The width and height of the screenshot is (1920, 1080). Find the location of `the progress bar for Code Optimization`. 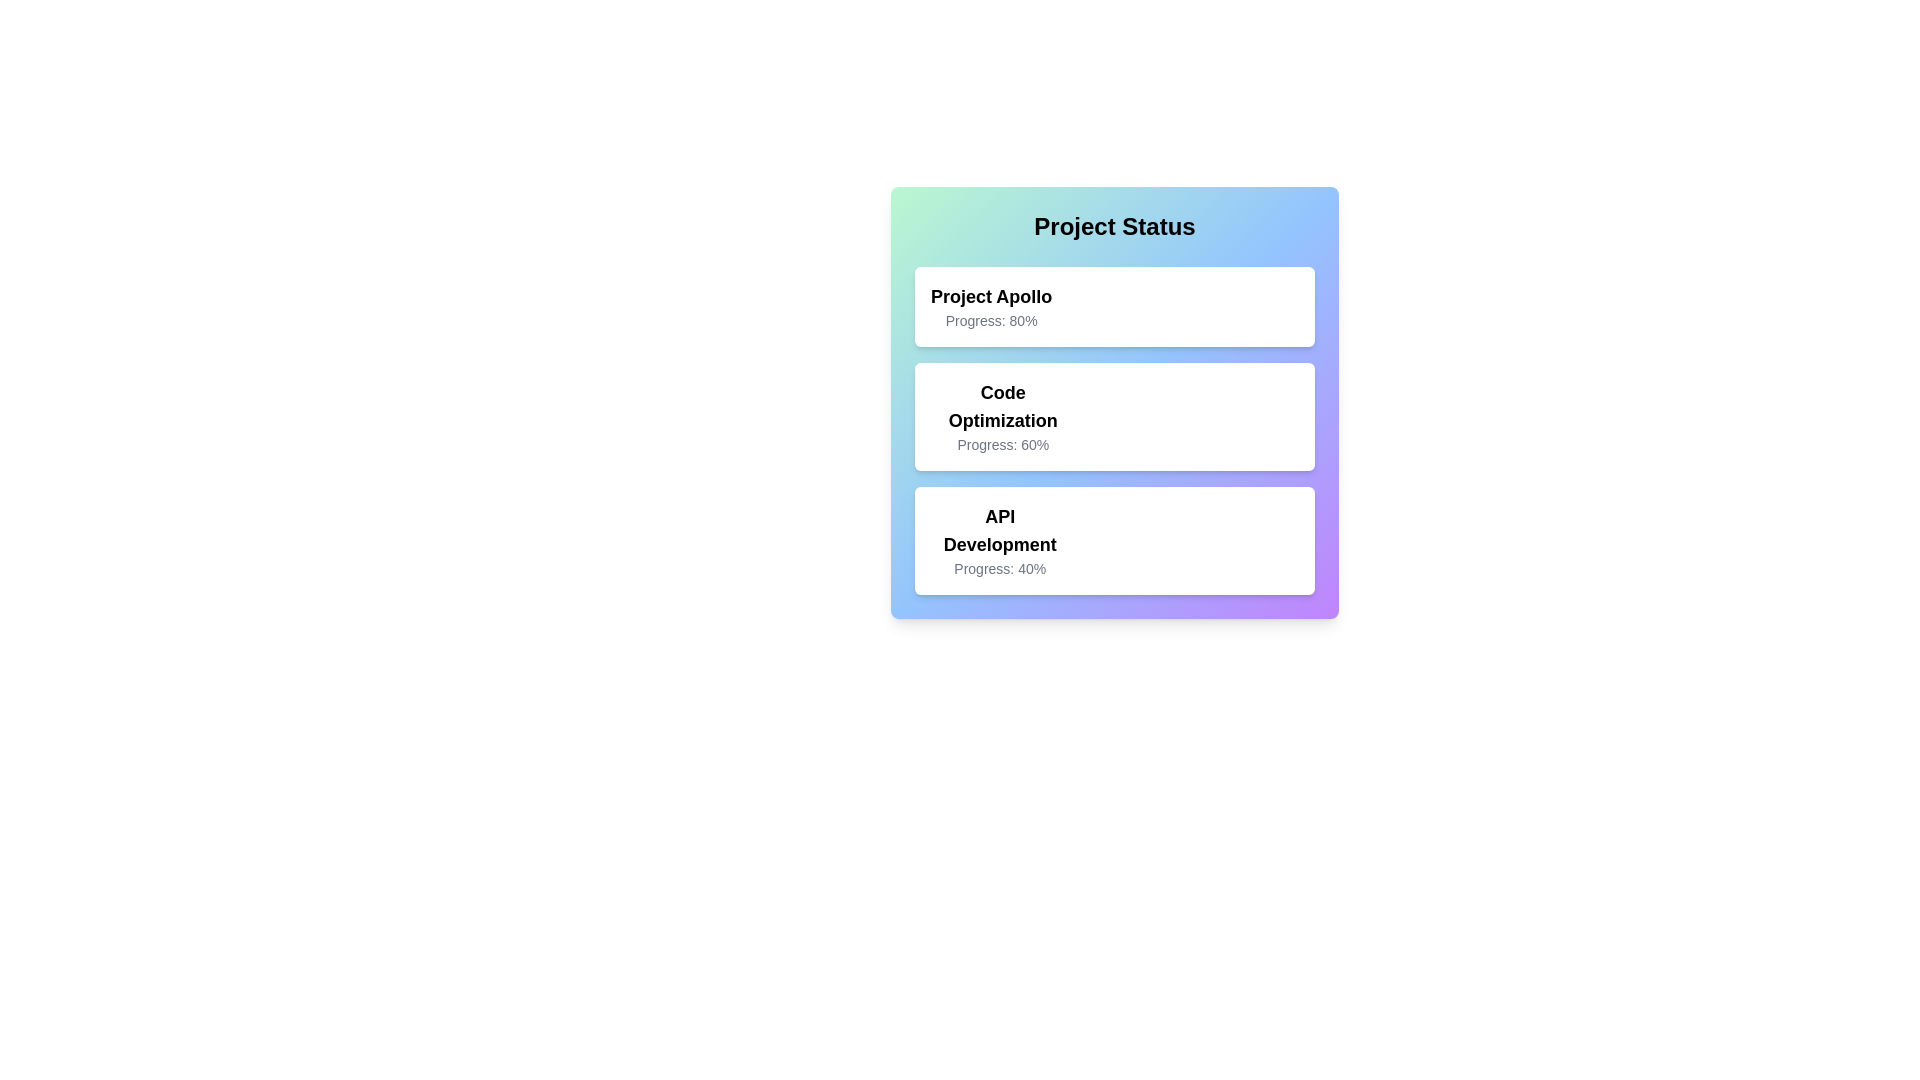

the progress bar for Code Optimization is located at coordinates (1124, 415).